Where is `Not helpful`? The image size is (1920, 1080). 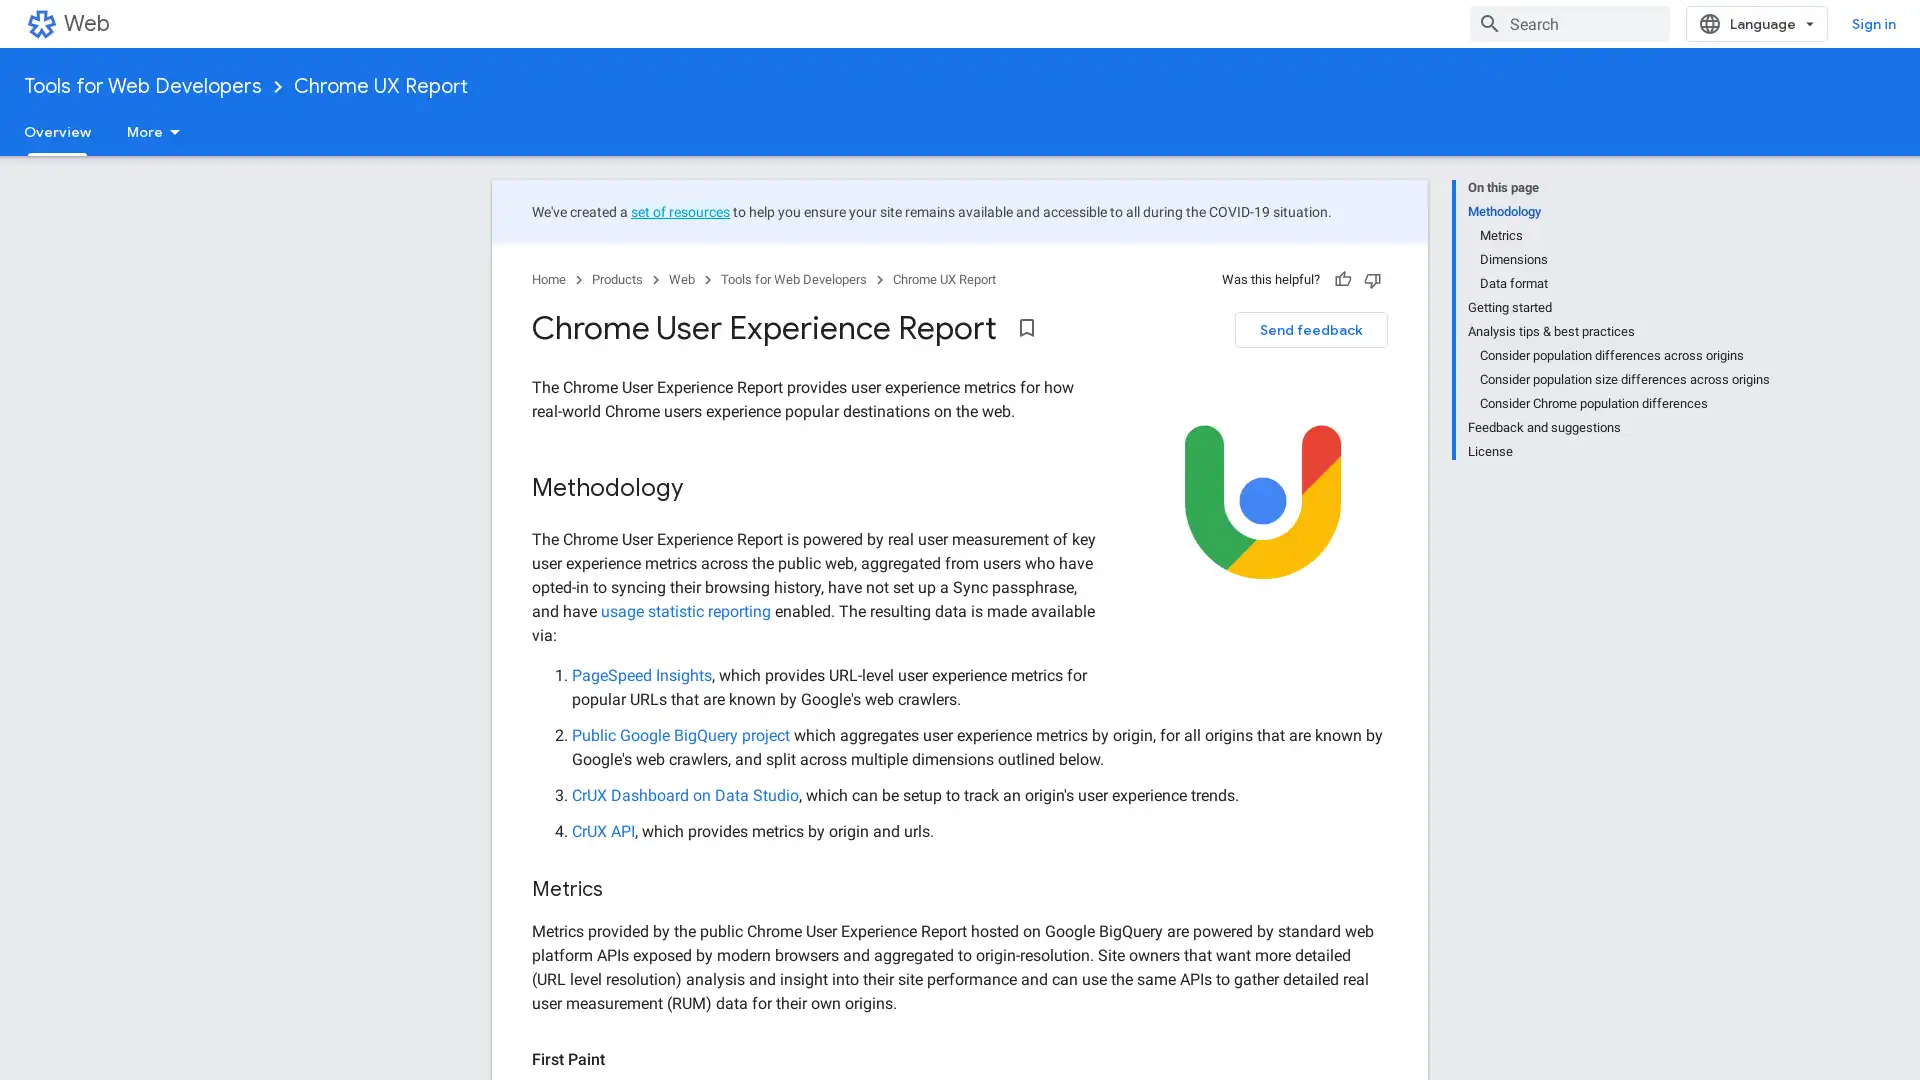 Not helpful is located at coordinates (1371, 280).